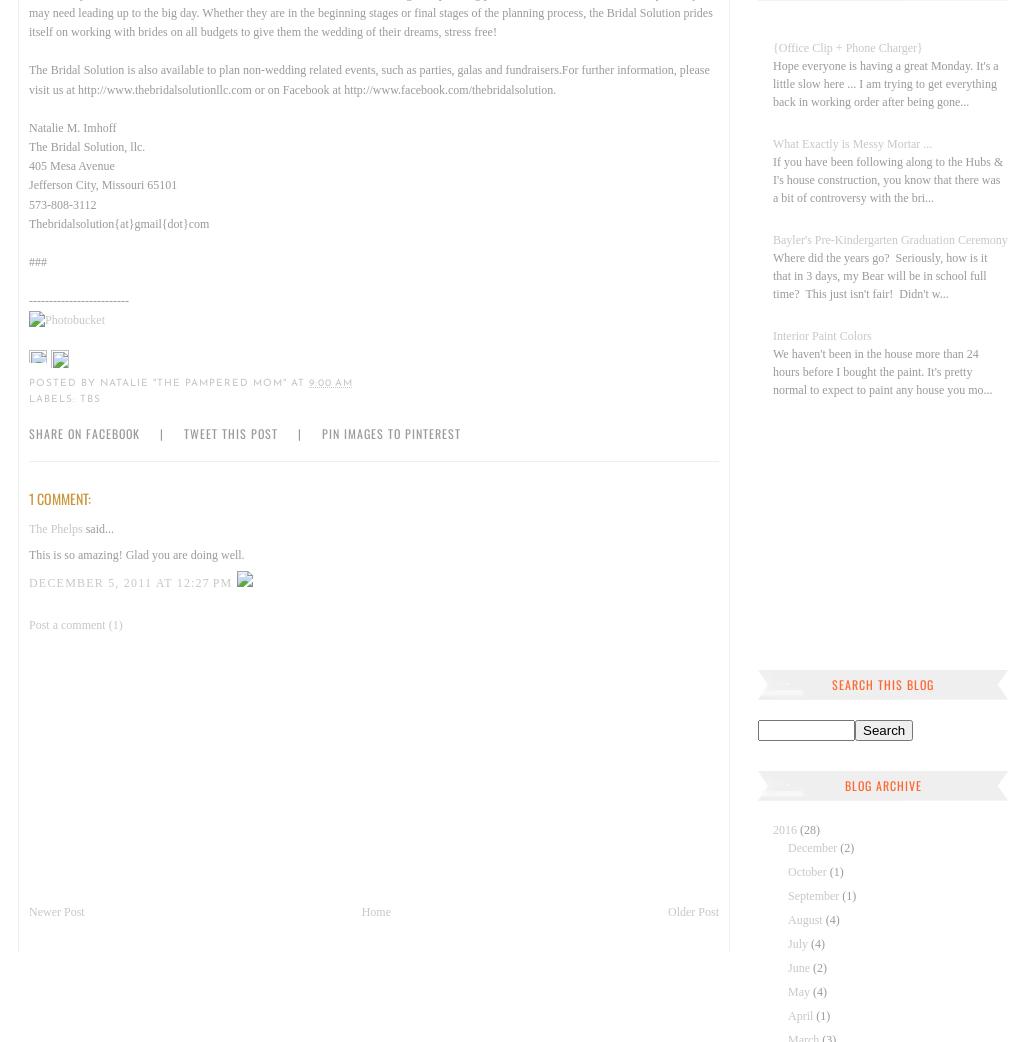 The height and width of the screenshot is (1042, 1028). Describe the element at coordinates (881, 684) in the screenshot. I see `'Search This Blog'` at that location.